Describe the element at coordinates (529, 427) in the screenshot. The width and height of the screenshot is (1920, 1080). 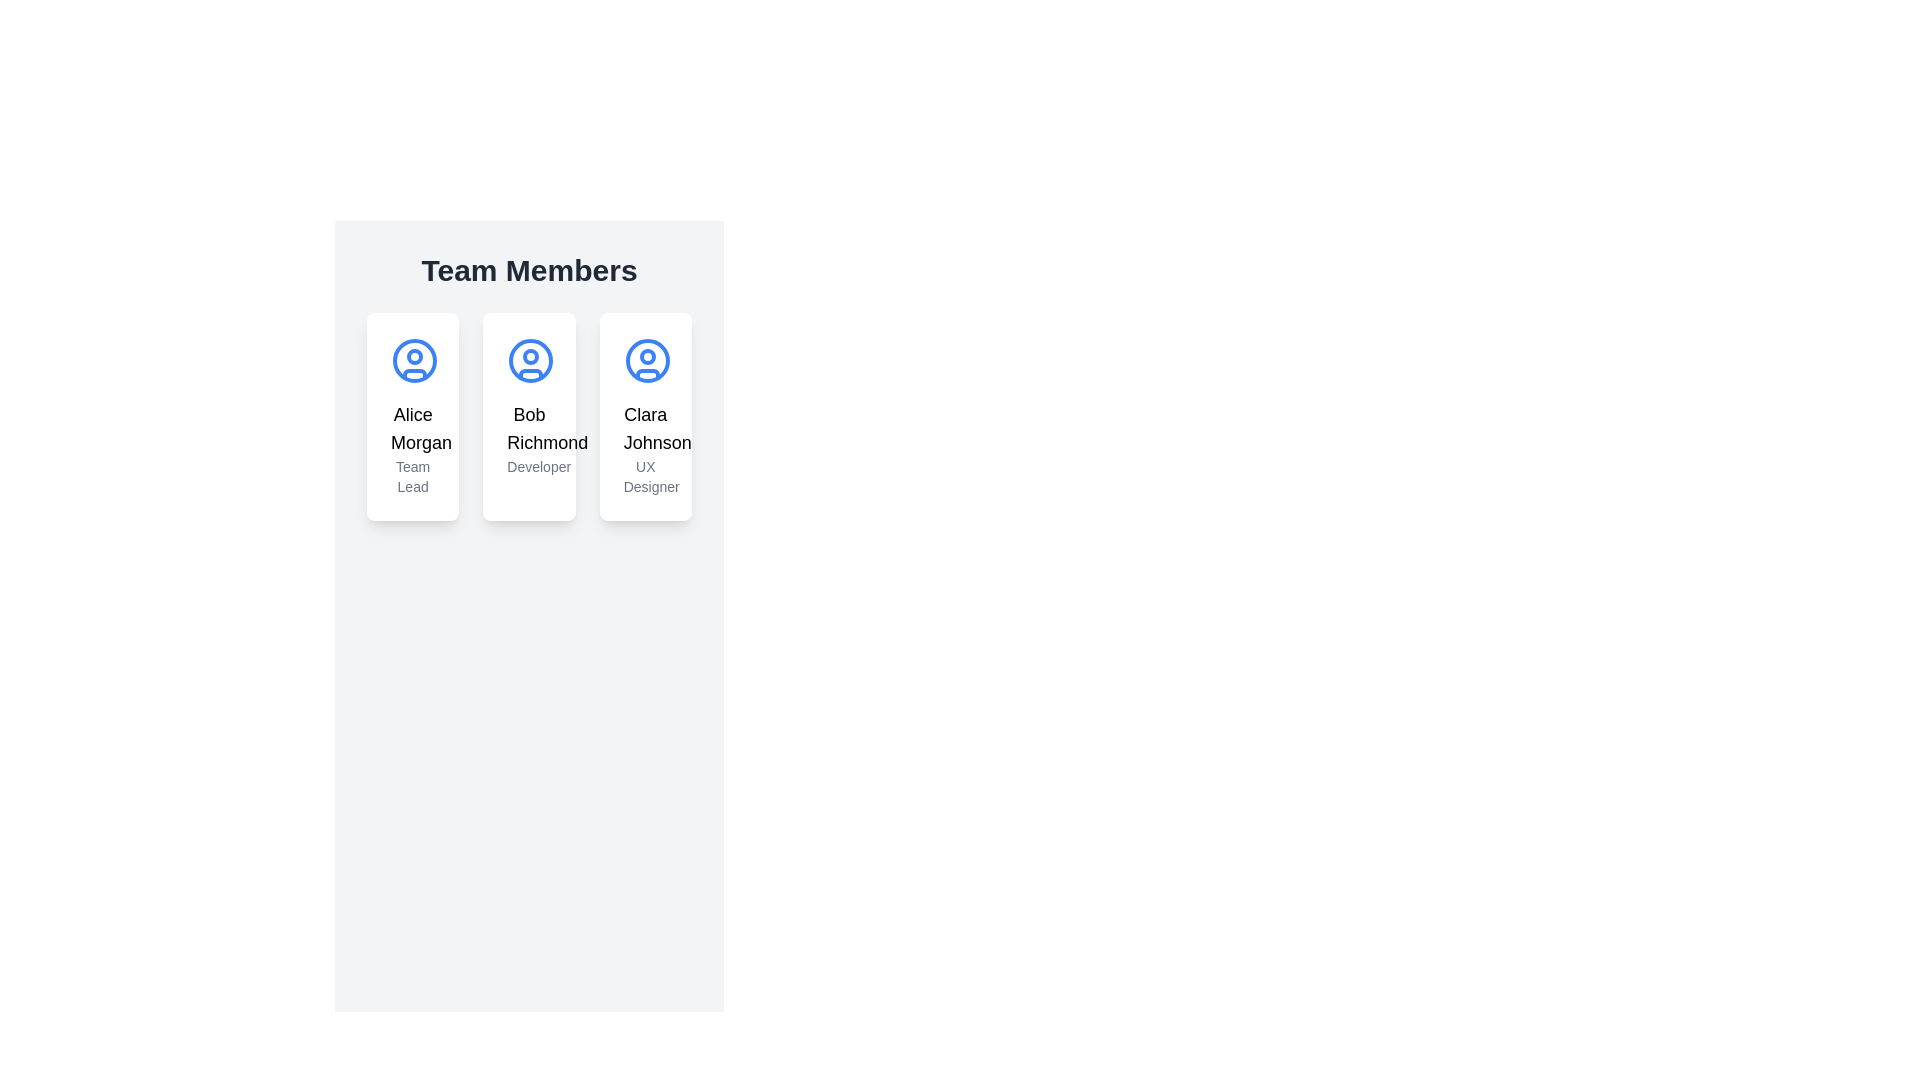
I see `the text label that displays the name 'Bob Richmond', which is prominently styled in a larger bold font and located centrally within the second card of three horizontally arranged cards` at that location.